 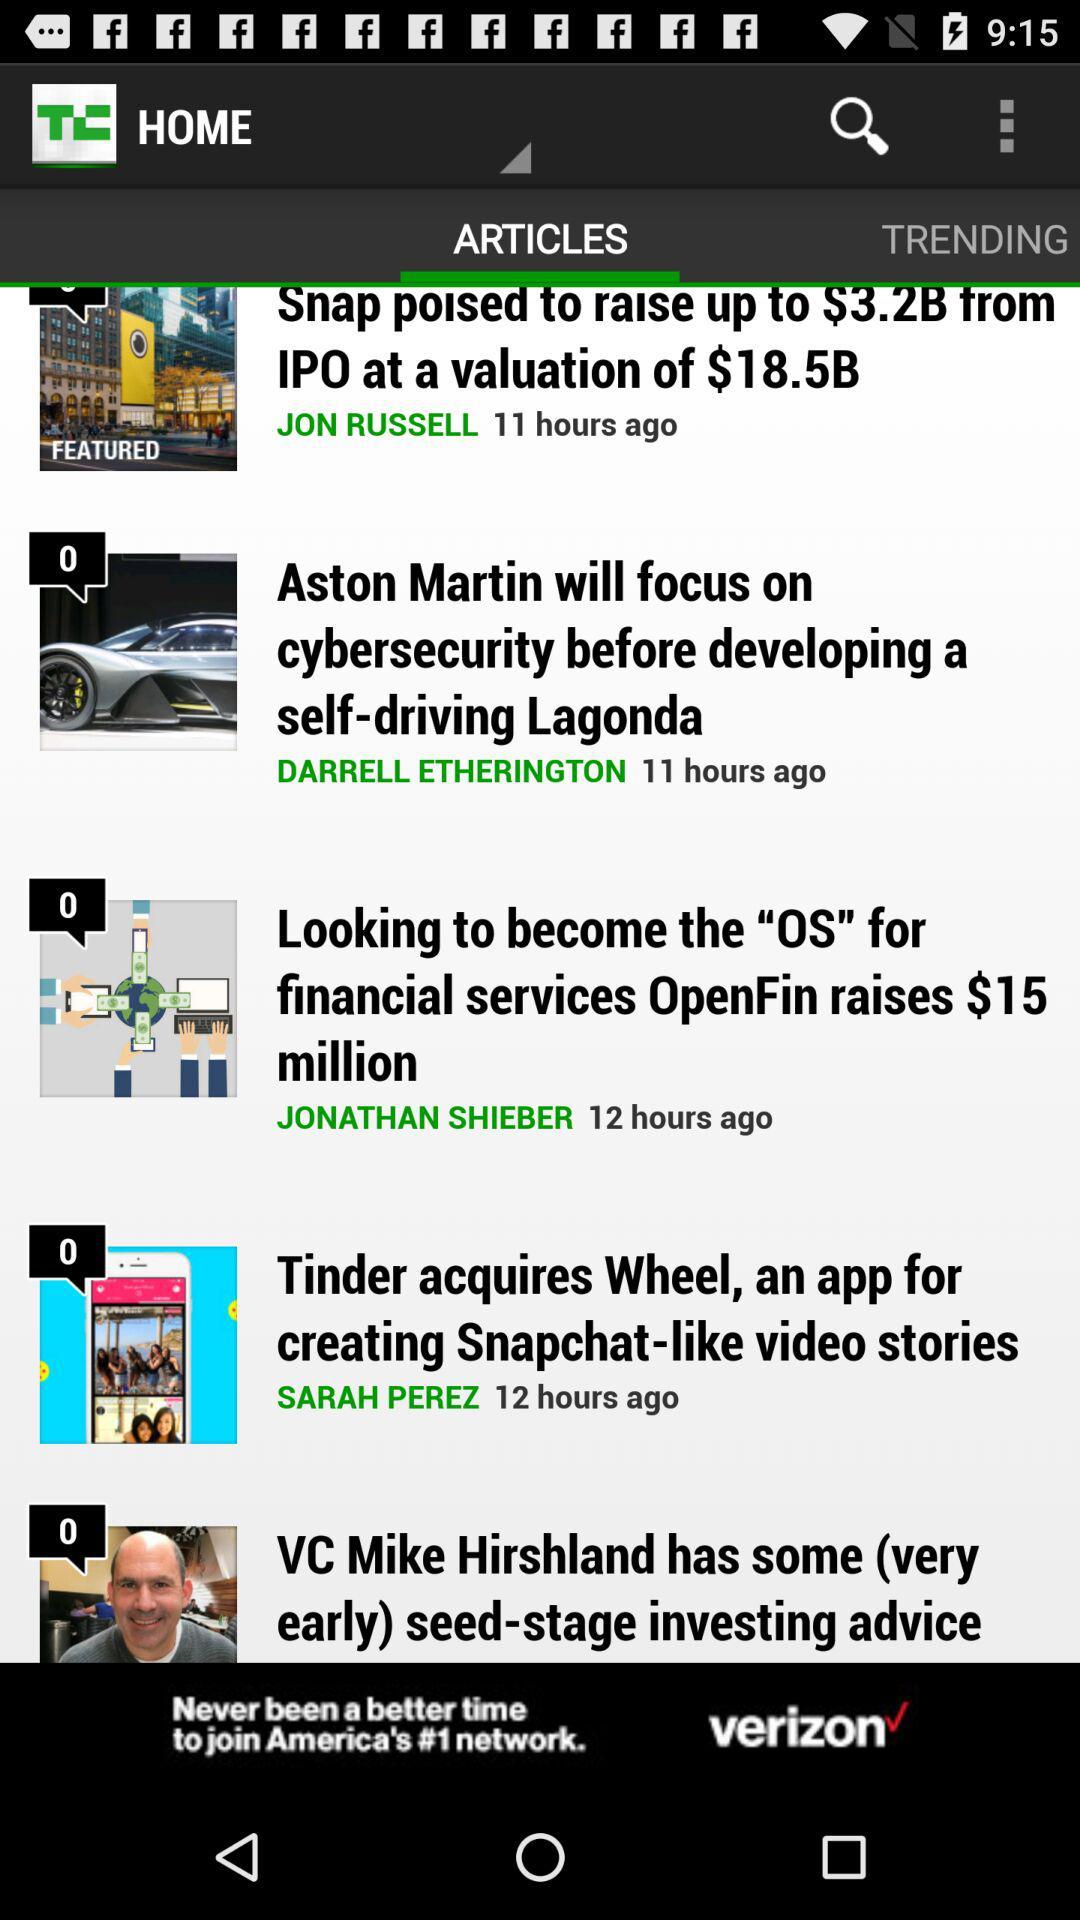 What do you see at coordinates (137, 1345) in the screenshot?
I see `the last but one image in the page` at bounding box center [137, 1345].